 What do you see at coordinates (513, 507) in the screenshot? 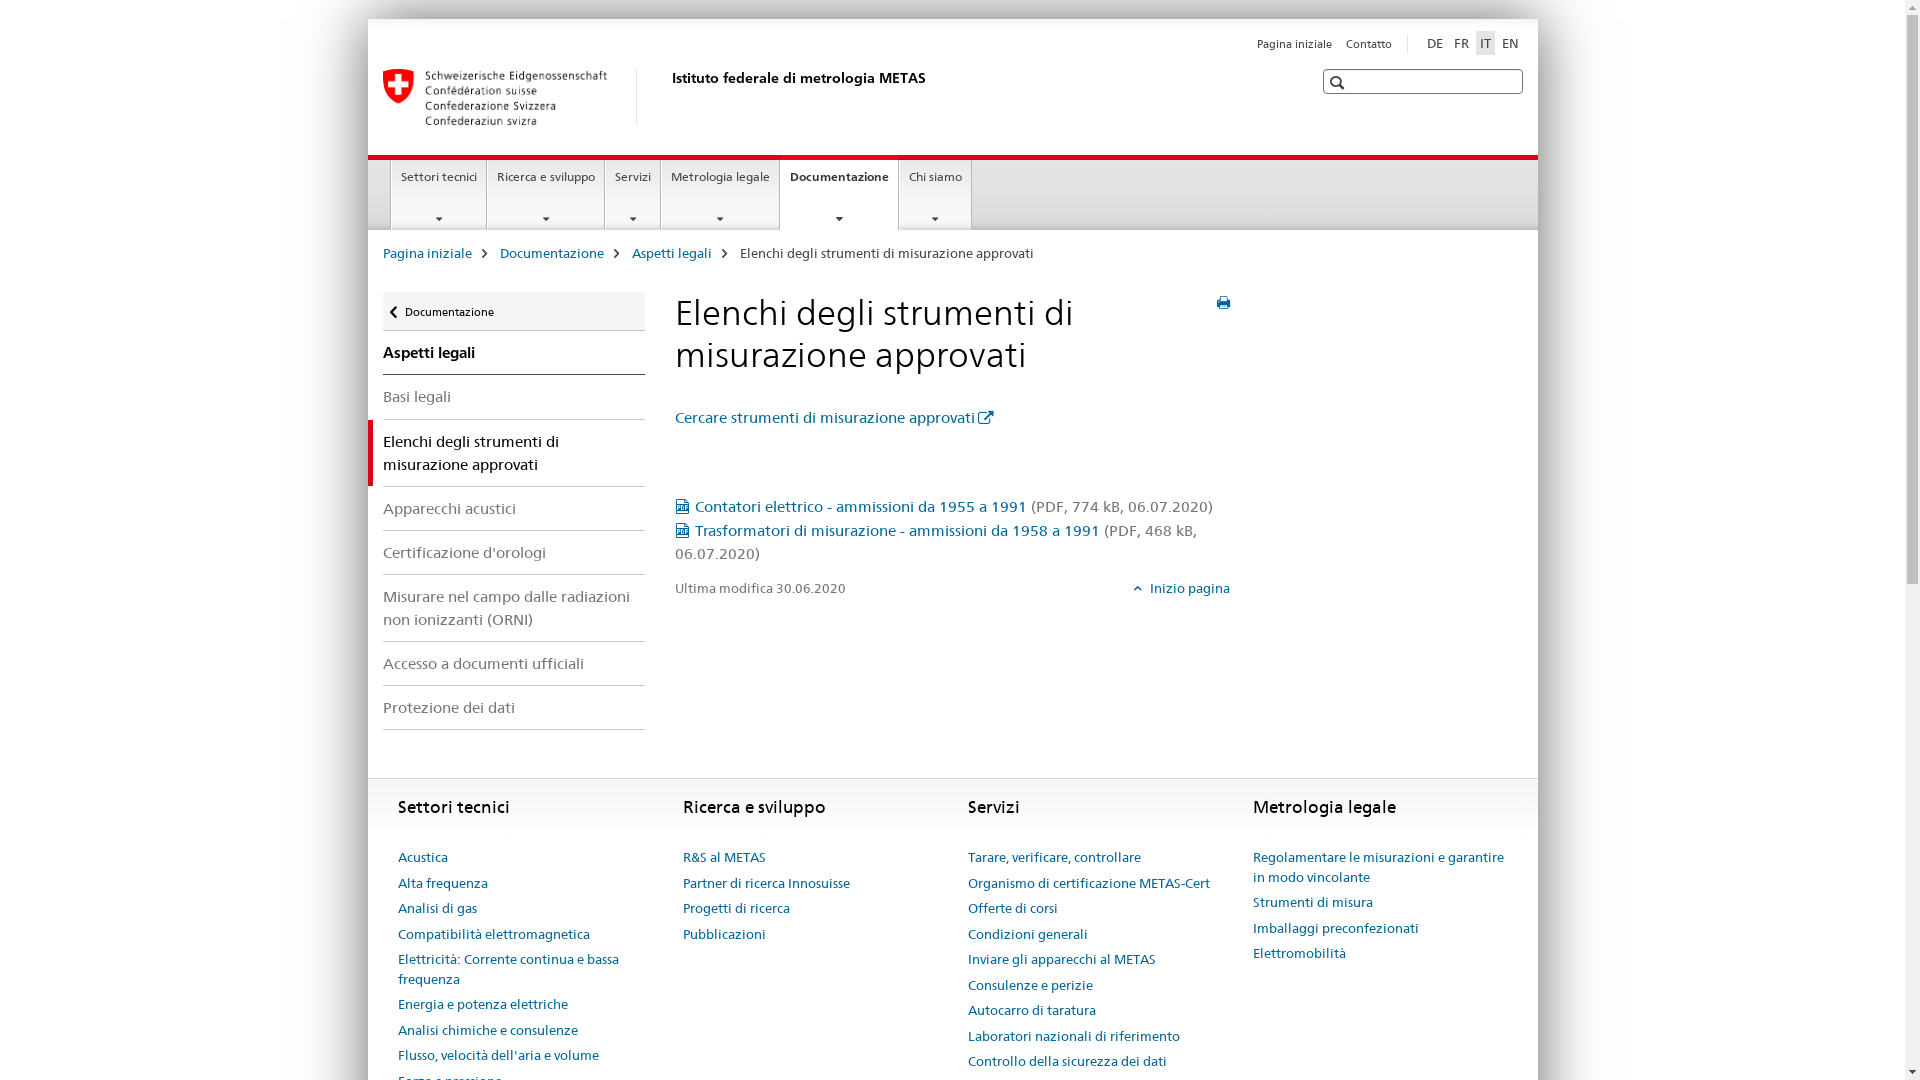
I see `'Apparecchi acustici'` at bounding box center [513, 507].